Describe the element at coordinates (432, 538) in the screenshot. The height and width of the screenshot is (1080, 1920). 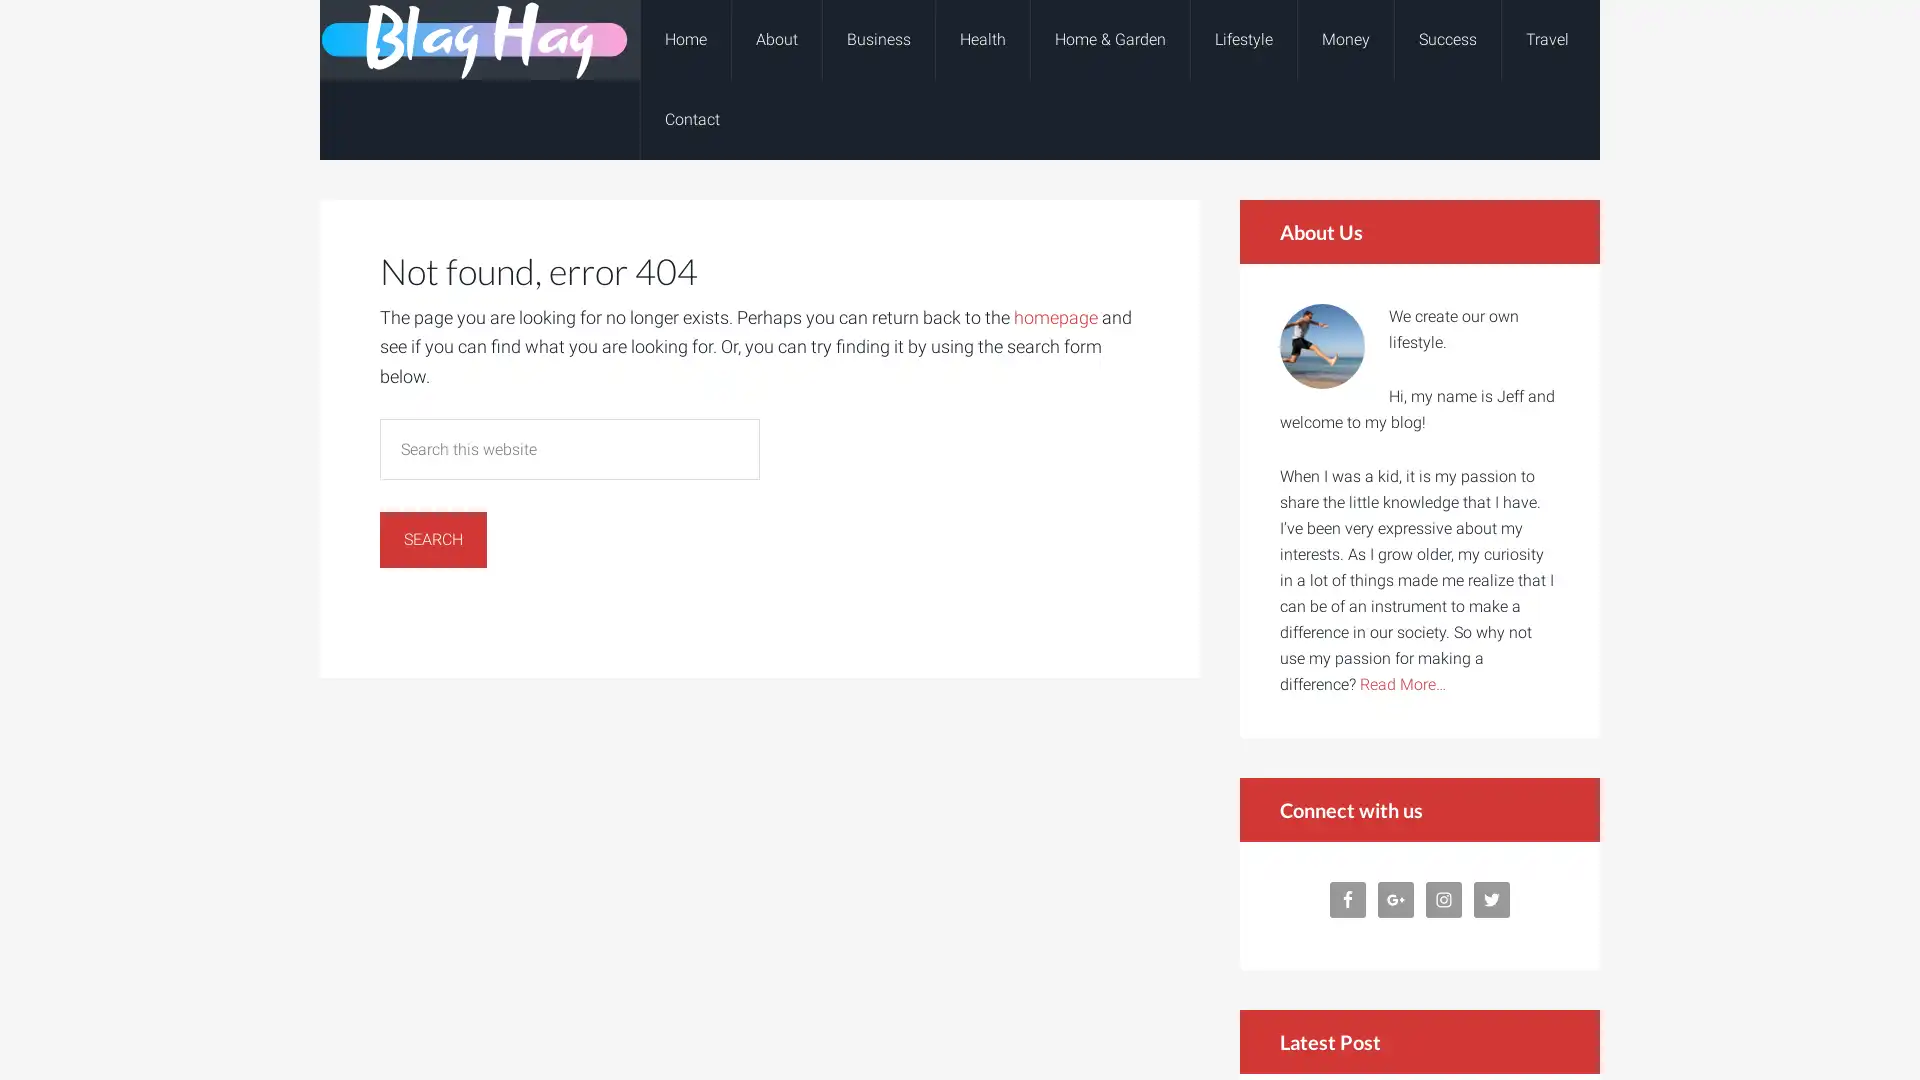
I see `Search` at that location.